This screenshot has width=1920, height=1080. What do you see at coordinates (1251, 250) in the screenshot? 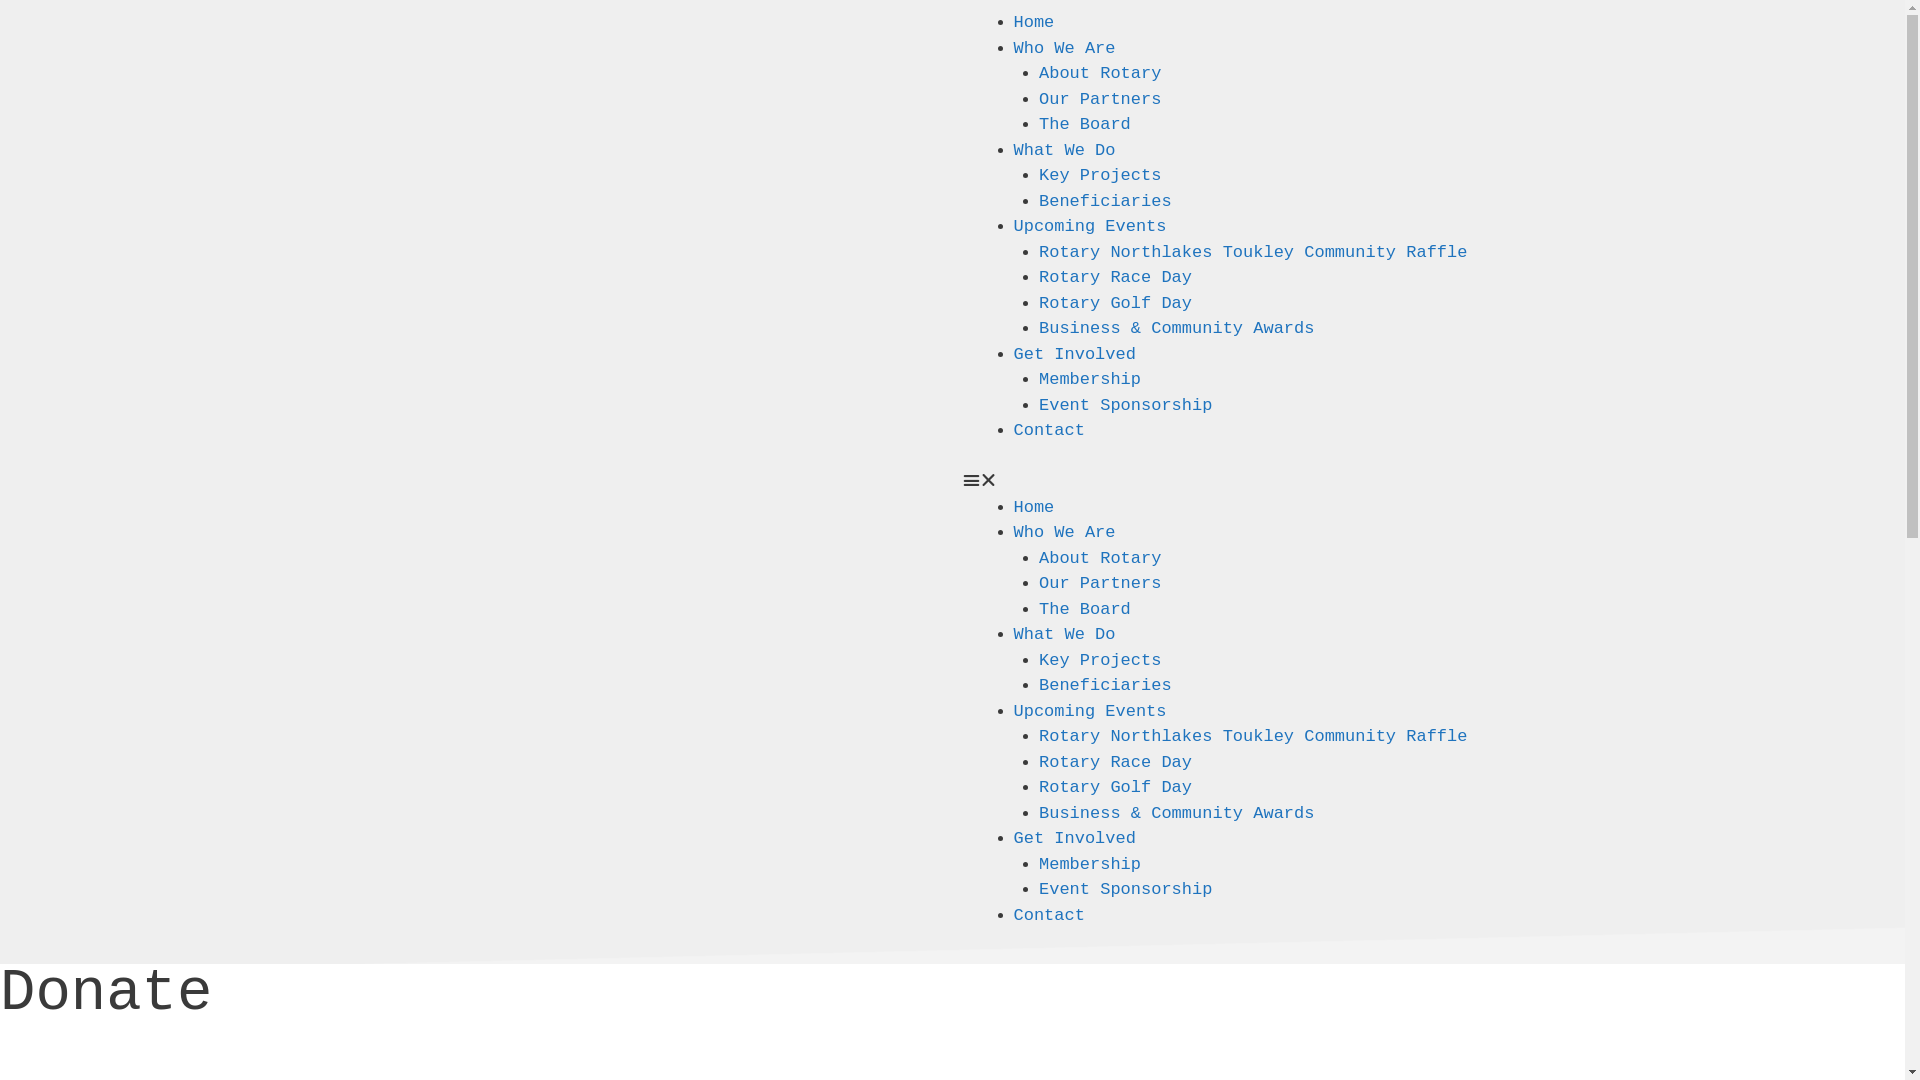
I see `'Rotary Northlakes Toukley Community Raffle'` at bounding box center [1251, 250].